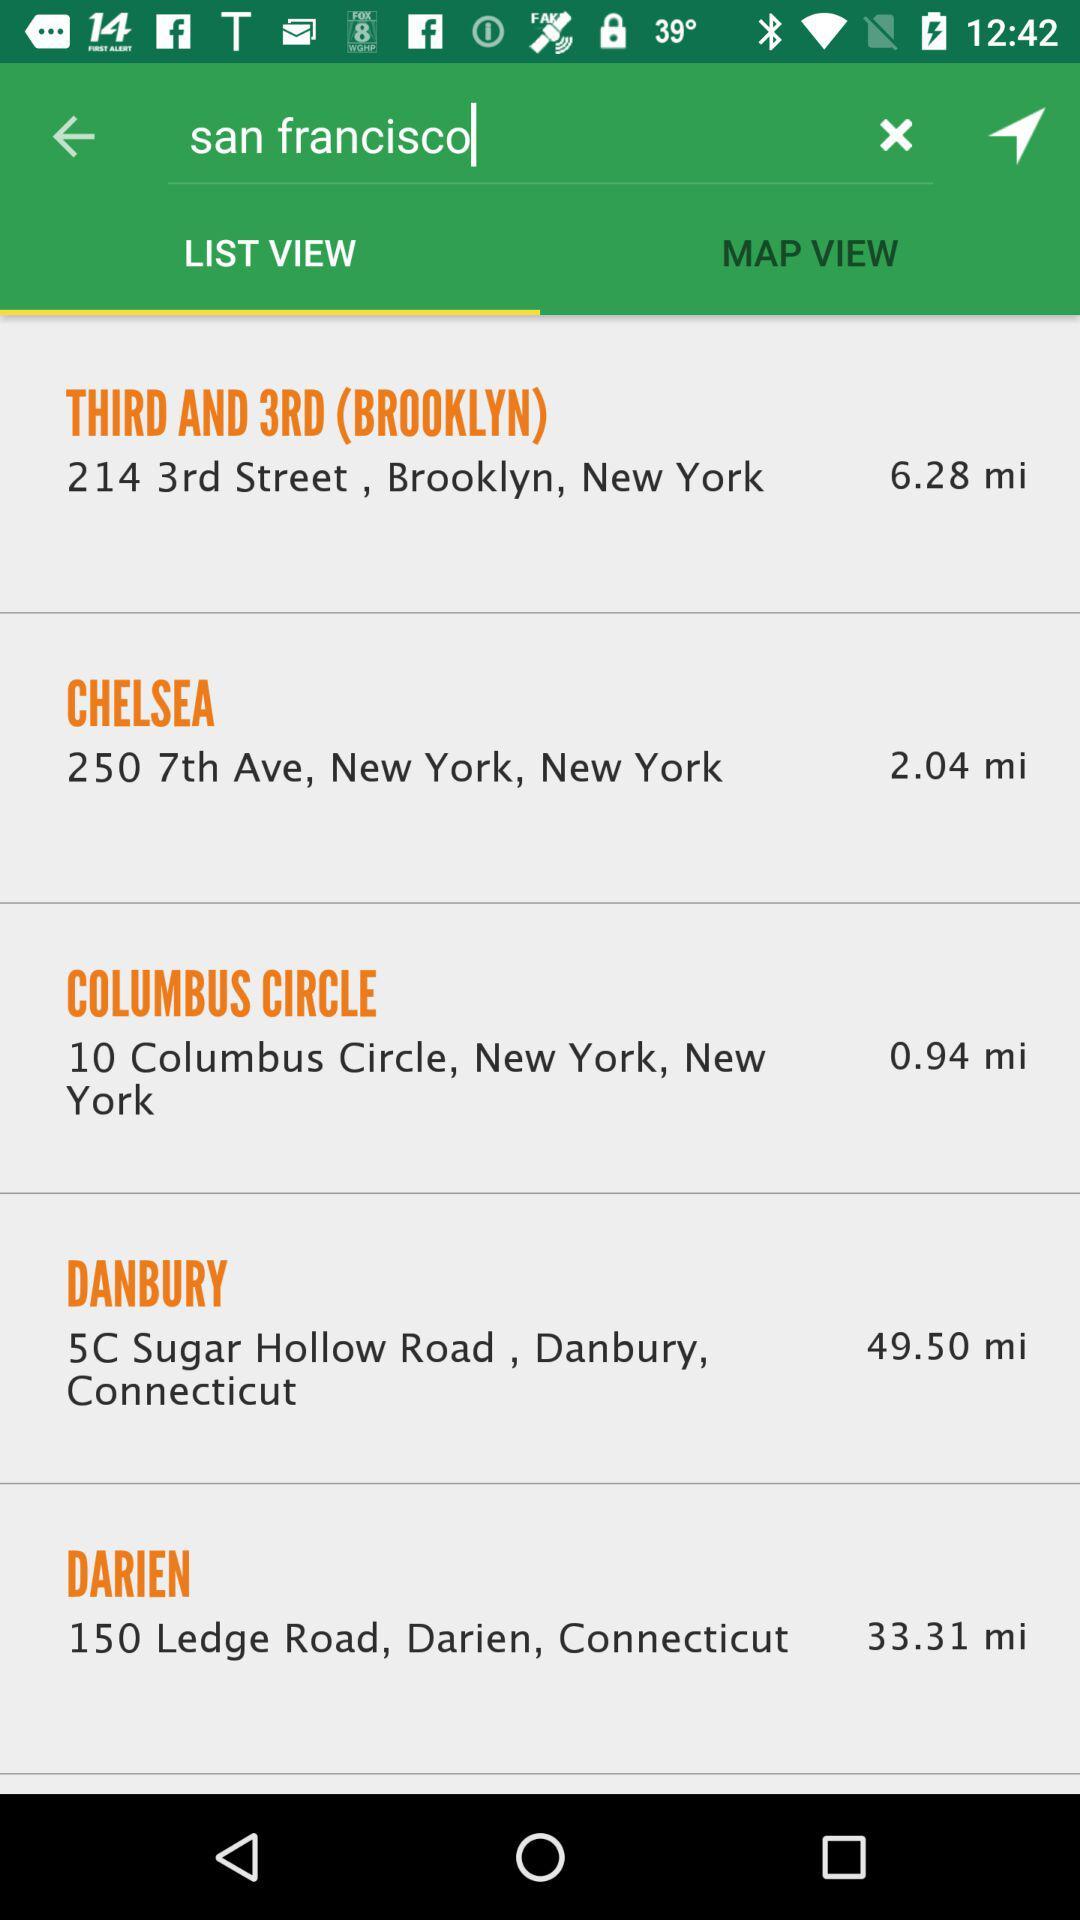 The image size is (1080, 1920). I want to click on third and 3rd icon, so click(307, 412).